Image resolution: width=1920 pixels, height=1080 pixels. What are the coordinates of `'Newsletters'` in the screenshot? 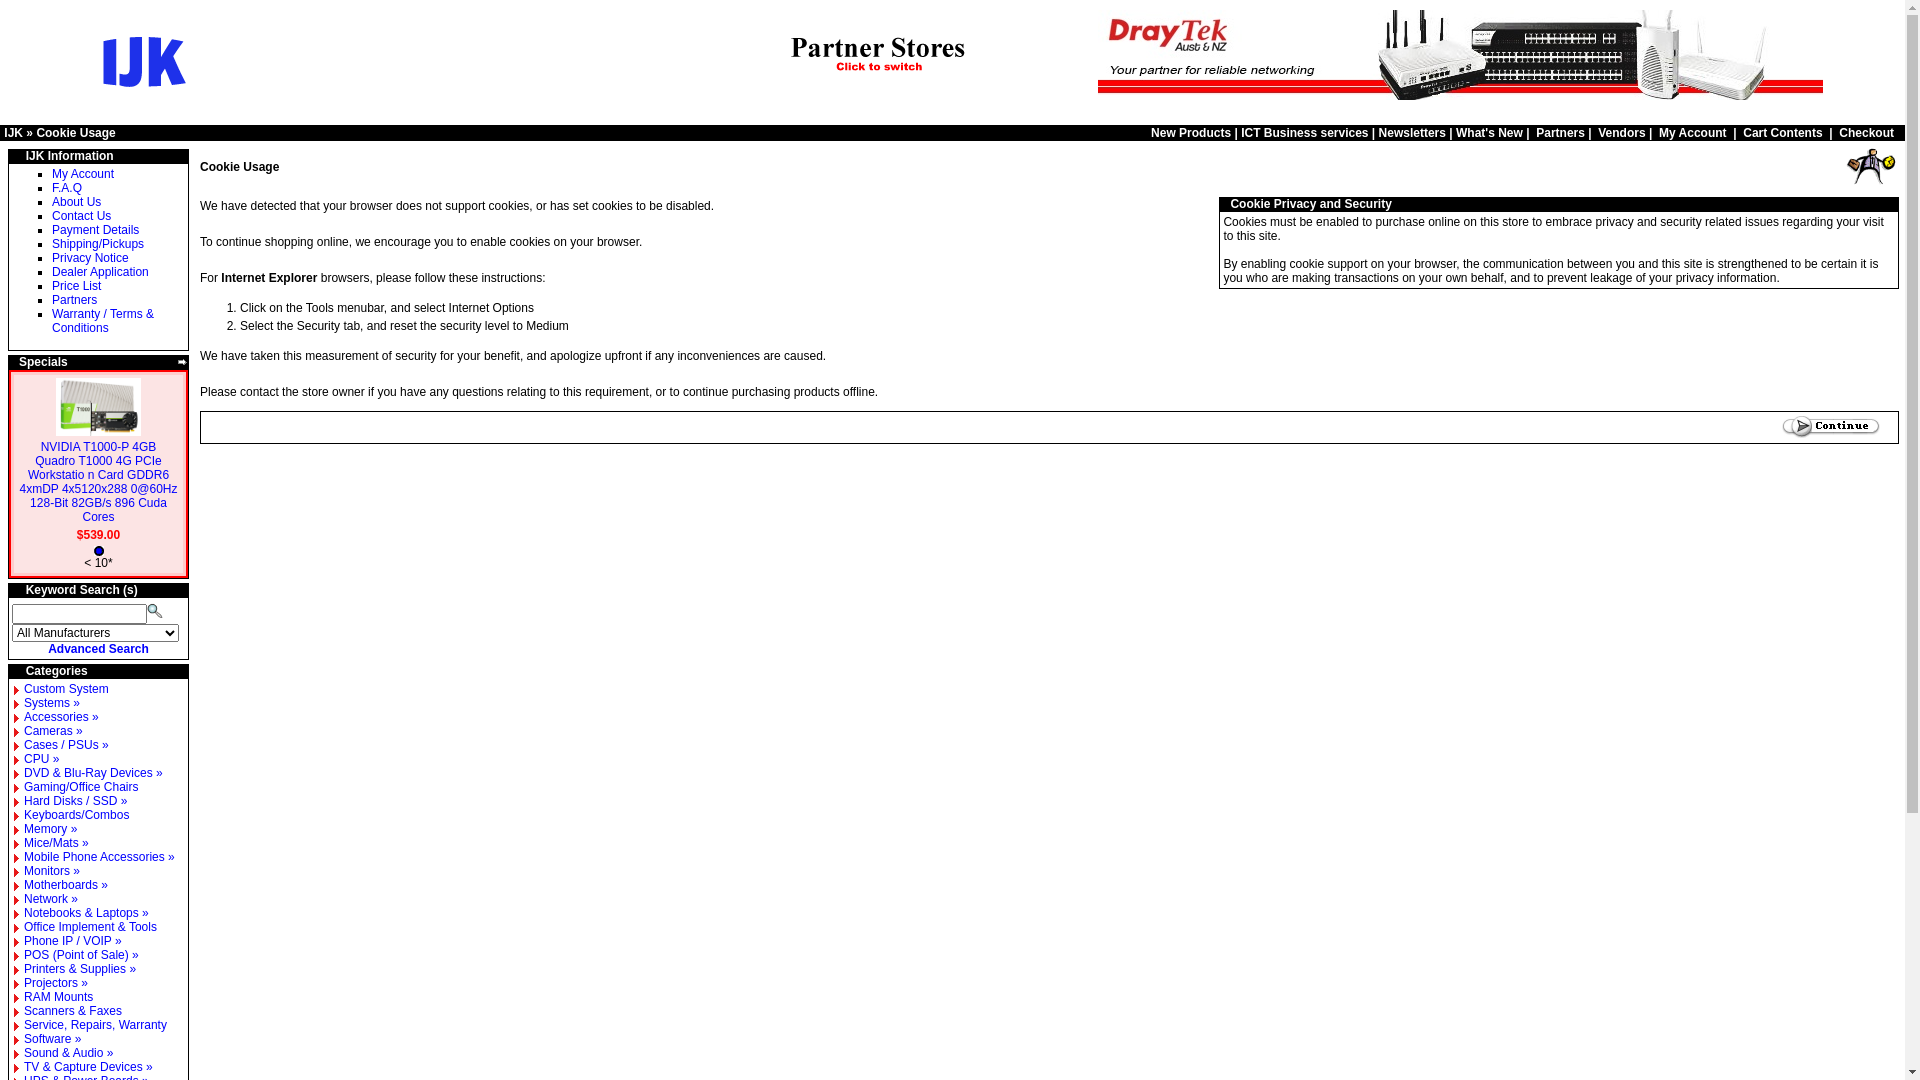 It's located at (1411, 132).